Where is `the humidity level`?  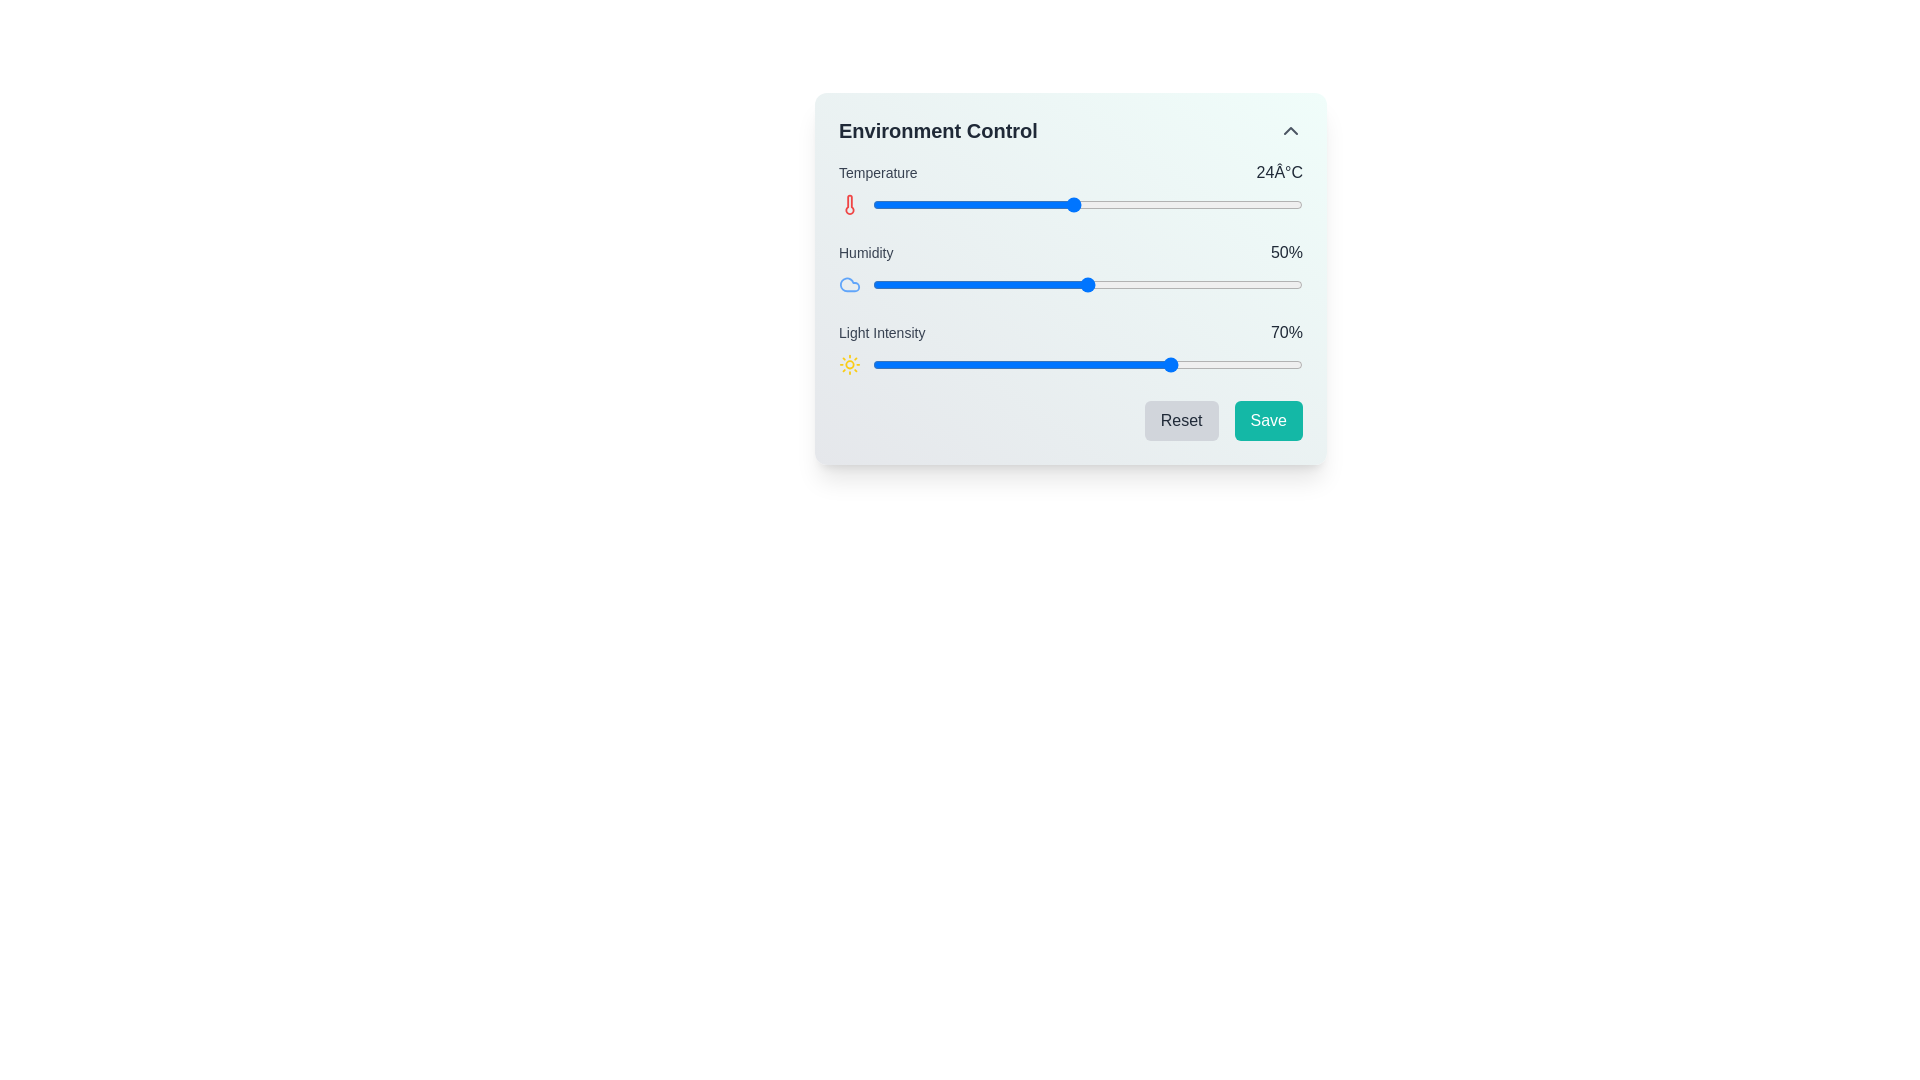 the humidity level is located at coordinates (1108, 285).